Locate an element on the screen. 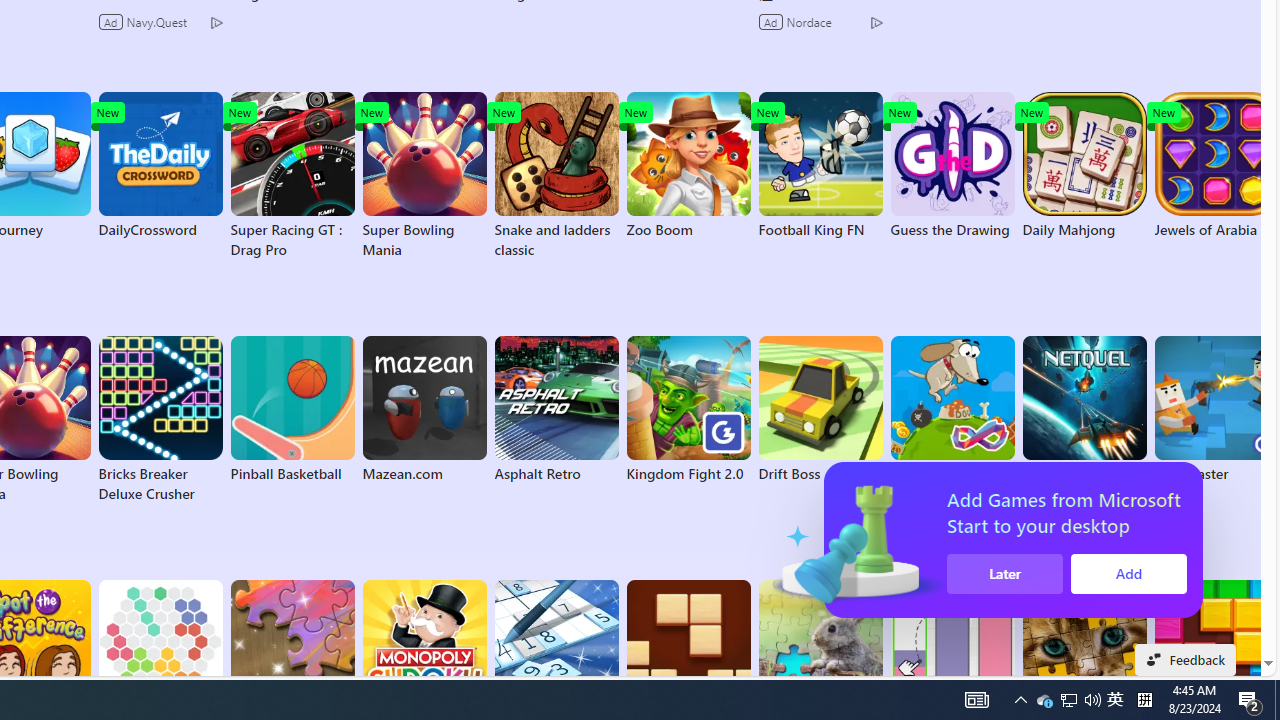 The height and width of the screenshot is (720, 1280). 'Asphalt Retro' is located at coordinates (556, 409).